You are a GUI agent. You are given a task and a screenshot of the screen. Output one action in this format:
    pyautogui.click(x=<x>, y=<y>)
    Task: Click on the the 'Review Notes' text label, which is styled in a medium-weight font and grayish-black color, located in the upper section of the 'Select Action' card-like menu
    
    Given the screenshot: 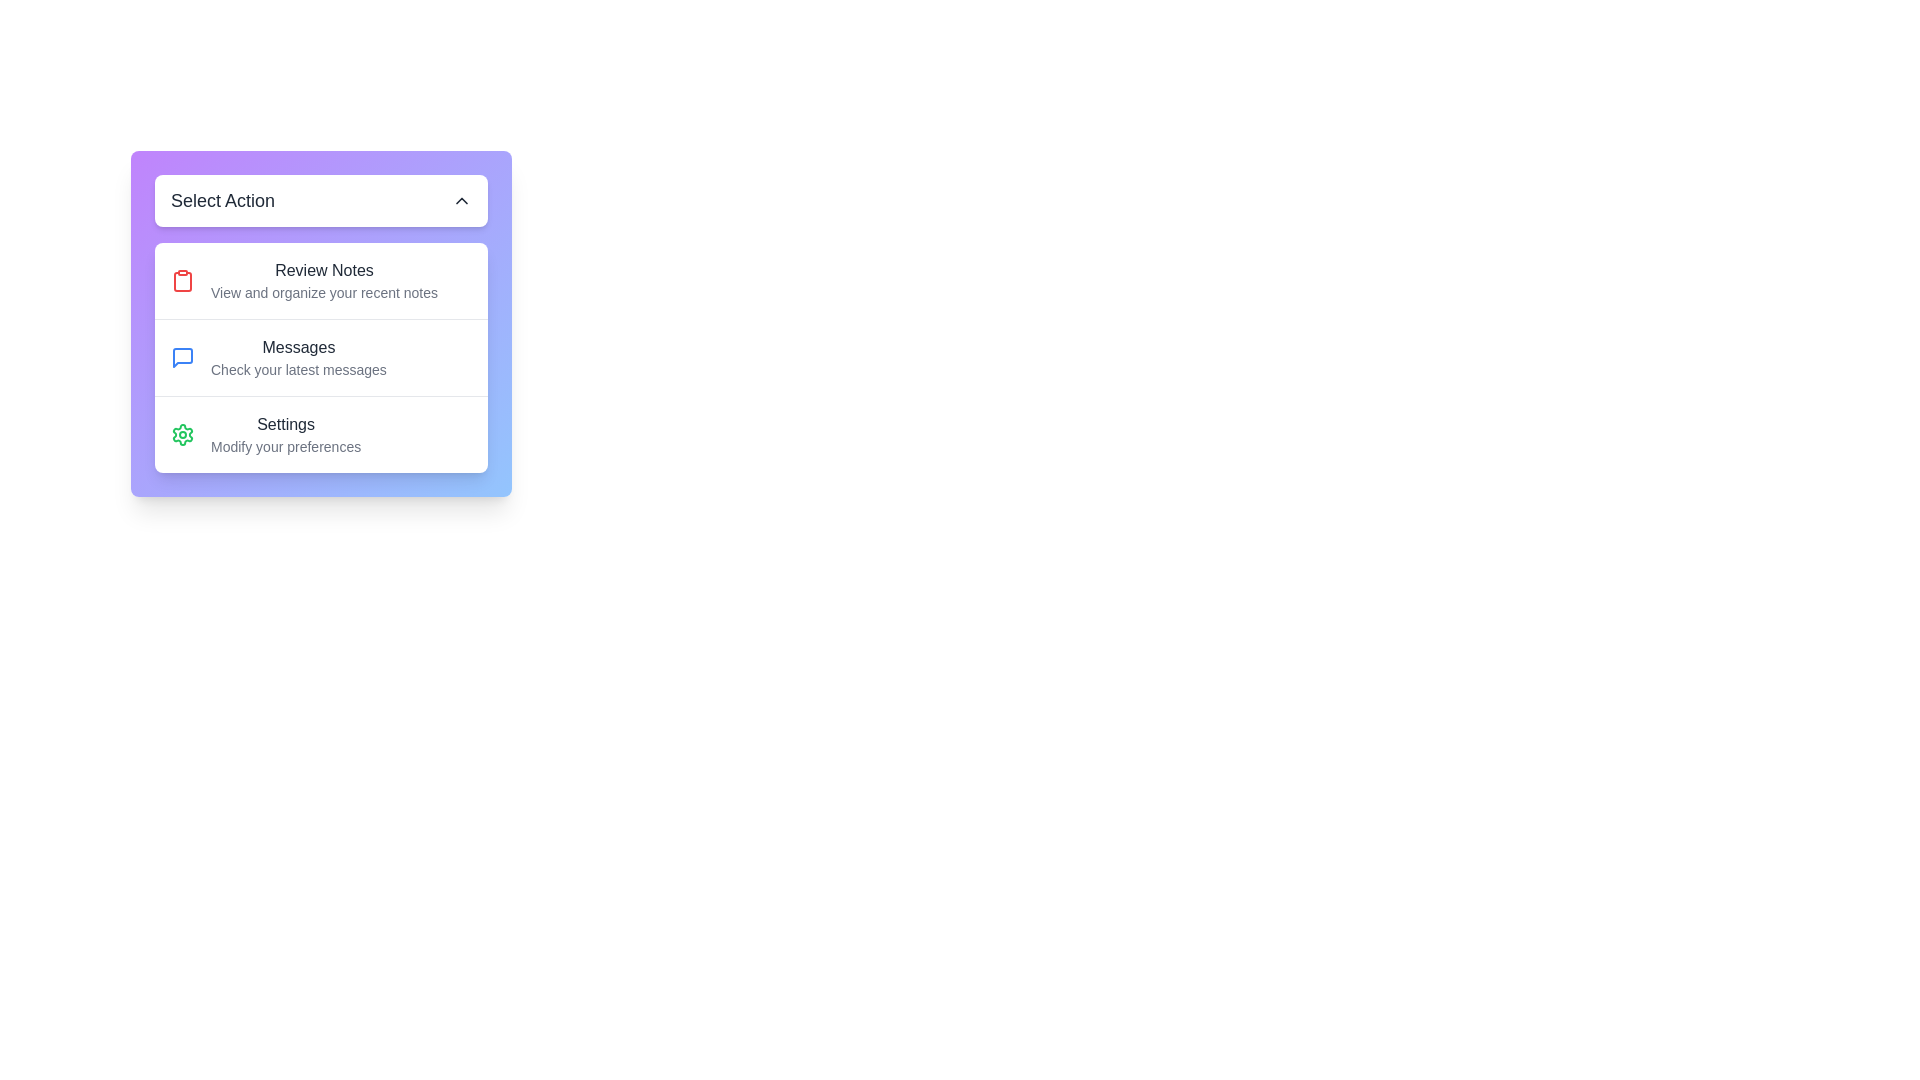 What is the action you would take?
    pyautogui.click(x=324, y=270)
    